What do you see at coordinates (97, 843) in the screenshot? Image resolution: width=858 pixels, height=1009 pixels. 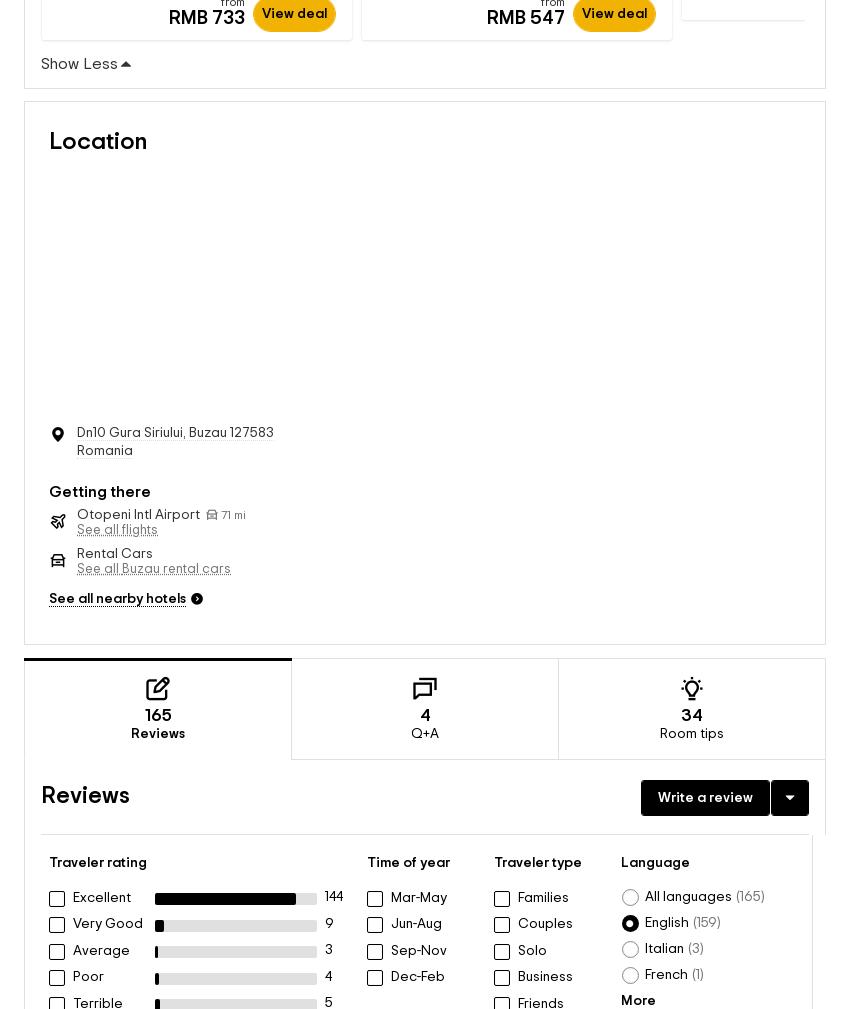 I see `'Traveler rating'` at bounding box center [97, 843].